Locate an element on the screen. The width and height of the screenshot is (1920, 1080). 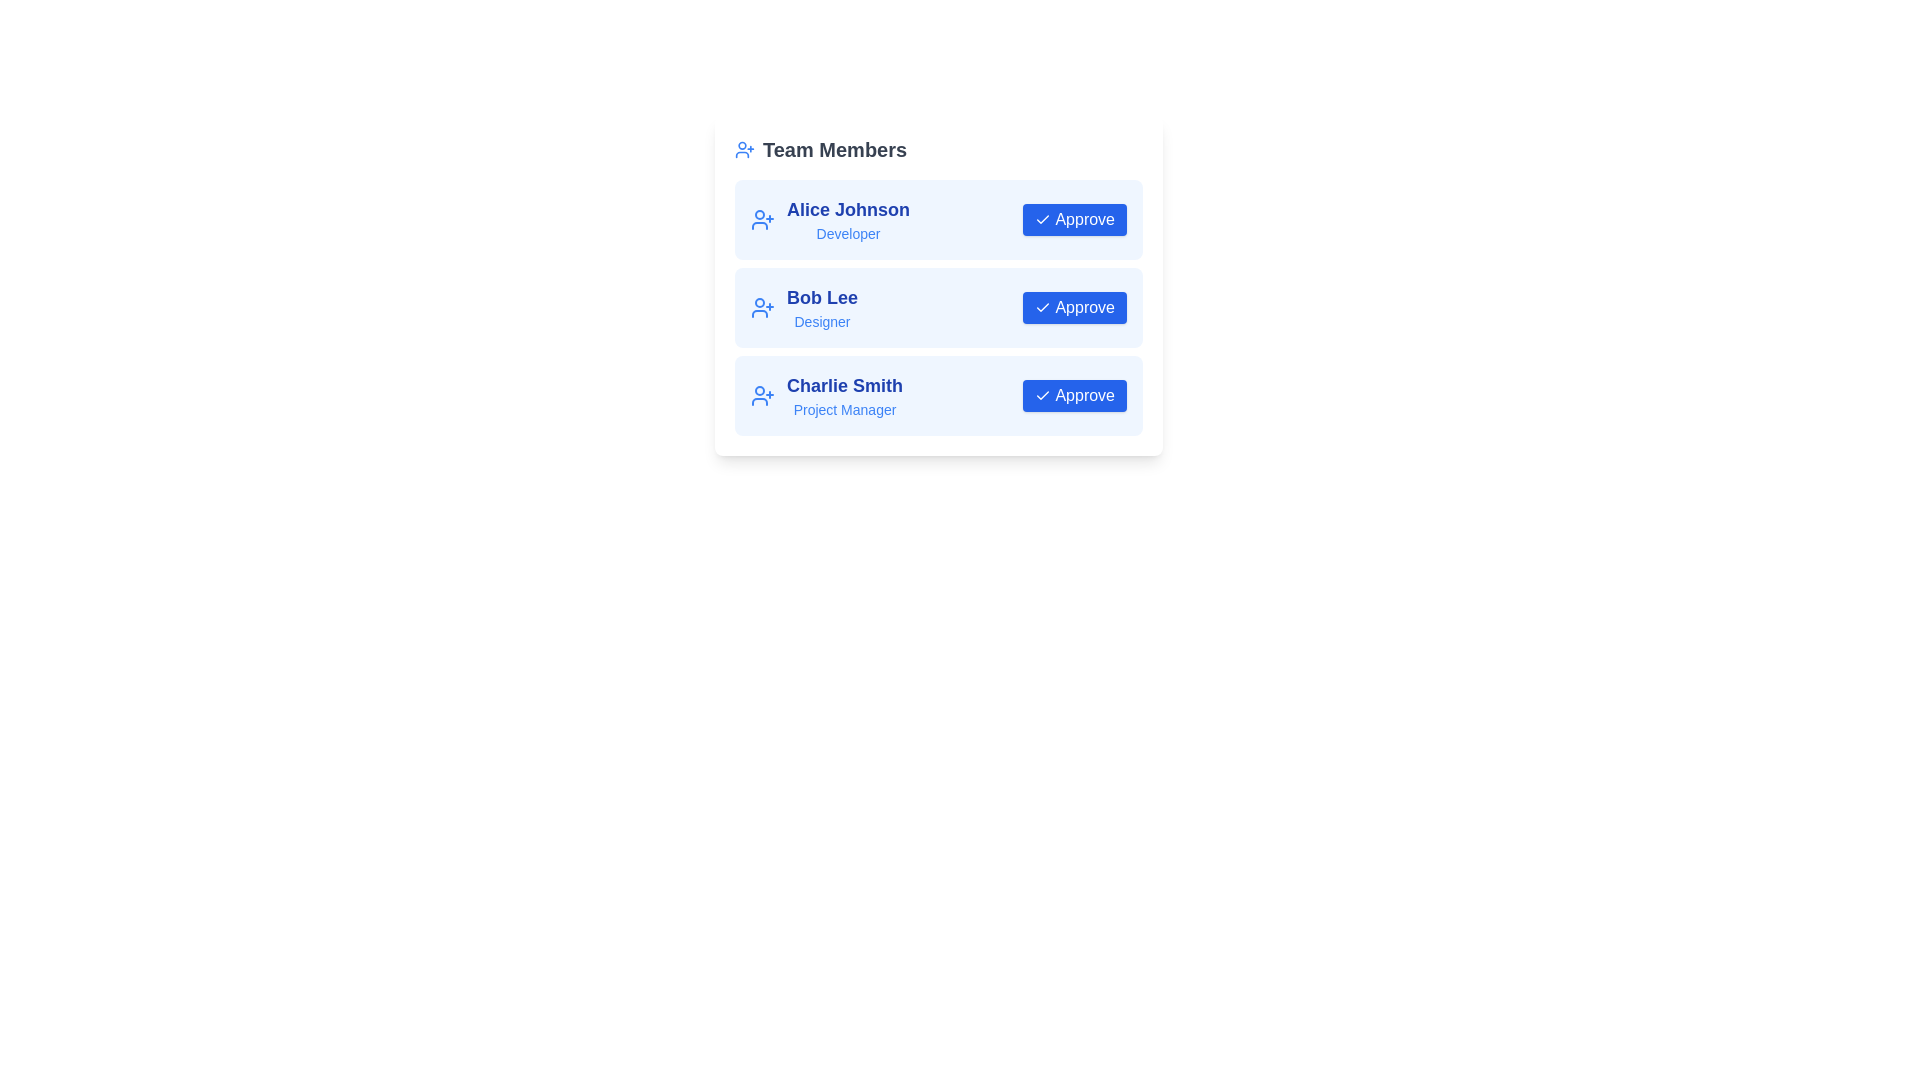
the text label displaying the job title 'Designer' for the individual named 'Bob Lee', located beneath the name and to the right of an icon in the middle card of the team member layout is located at coordinates (822, 320).